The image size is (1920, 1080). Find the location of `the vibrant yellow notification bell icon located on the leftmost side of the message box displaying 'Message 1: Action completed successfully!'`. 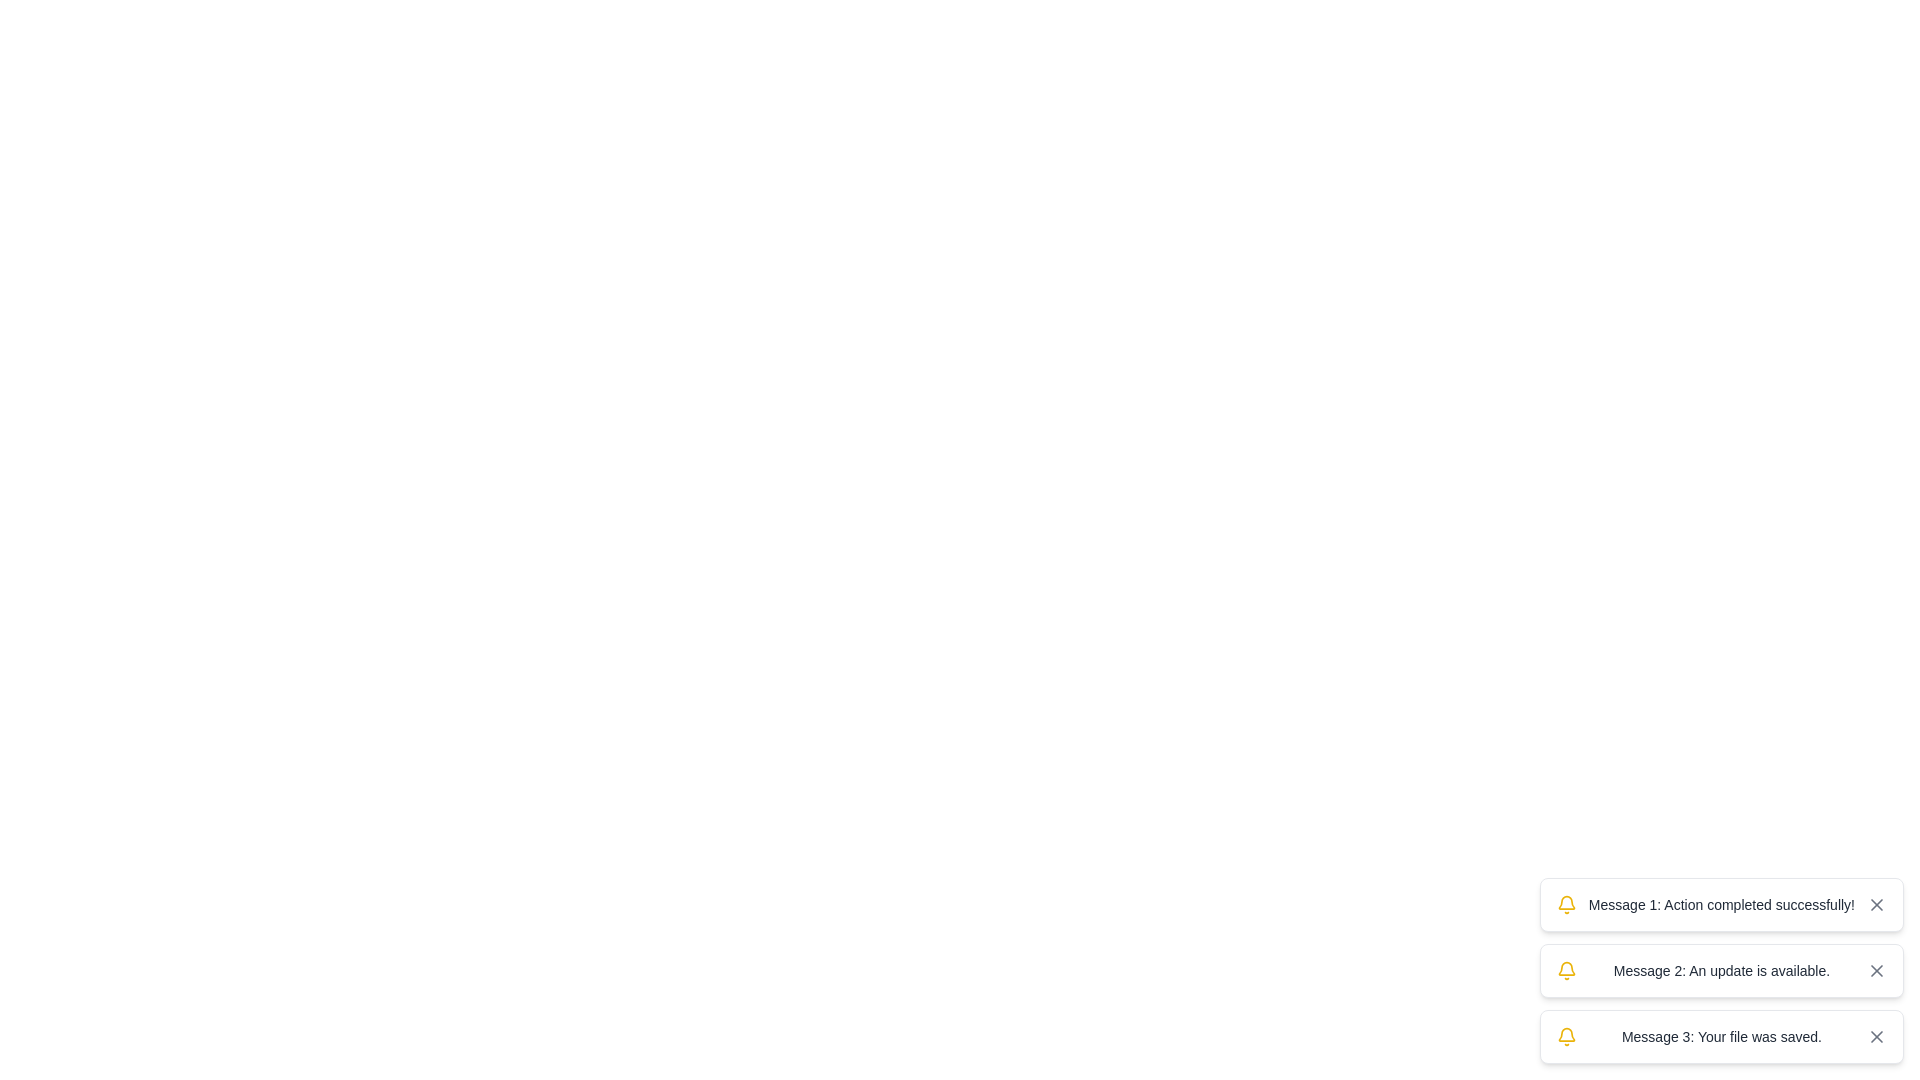

the vibrant yellow notification bell icon located on the leftmost side of the message box displaying 'Message 1: Action completed successfully!' is located at coordinates (1565, 905).